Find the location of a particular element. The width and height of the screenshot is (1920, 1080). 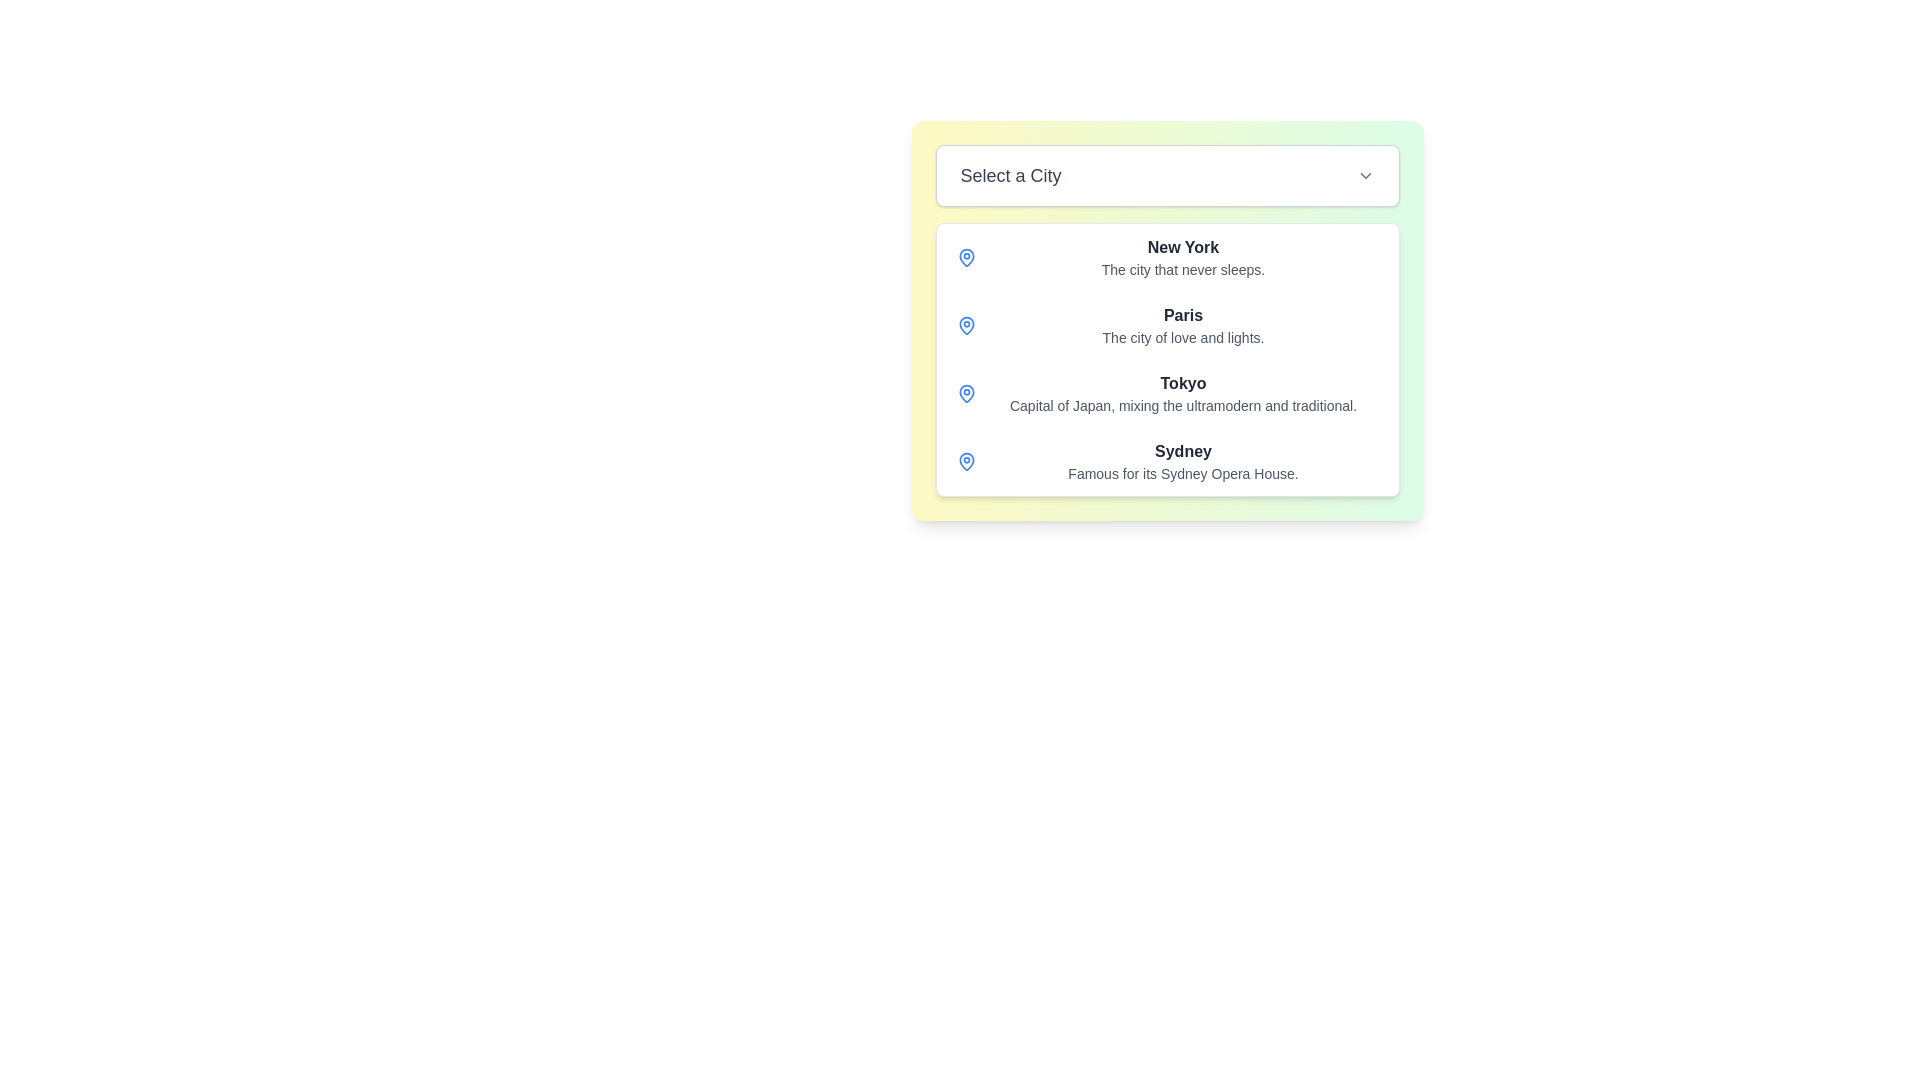

text of the third list item titled 'Tokyo', which contains the description 'Capital of Japan, mixing the ultramodern and traditional.' is located at coordinates (1183, 393).